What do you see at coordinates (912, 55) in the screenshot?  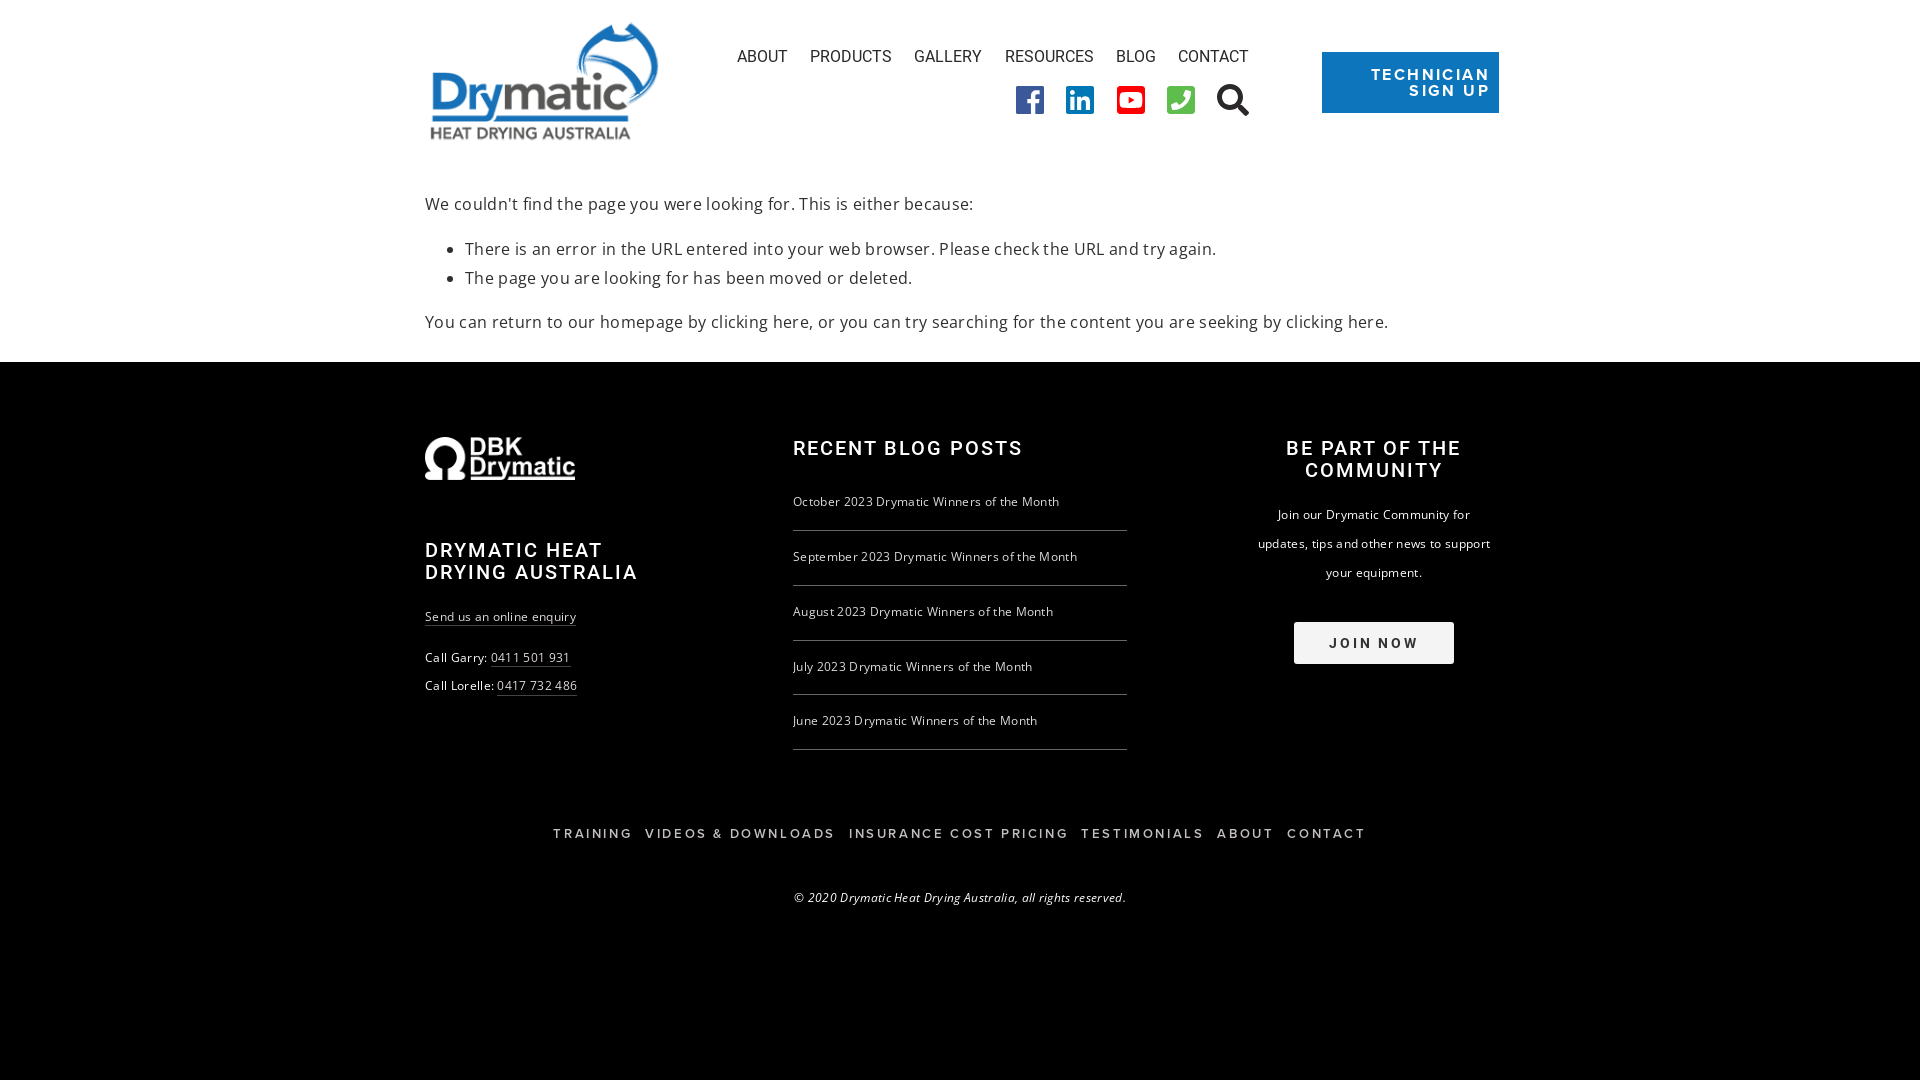 I see `'GALLERY'` at bounding box center [912, 55].